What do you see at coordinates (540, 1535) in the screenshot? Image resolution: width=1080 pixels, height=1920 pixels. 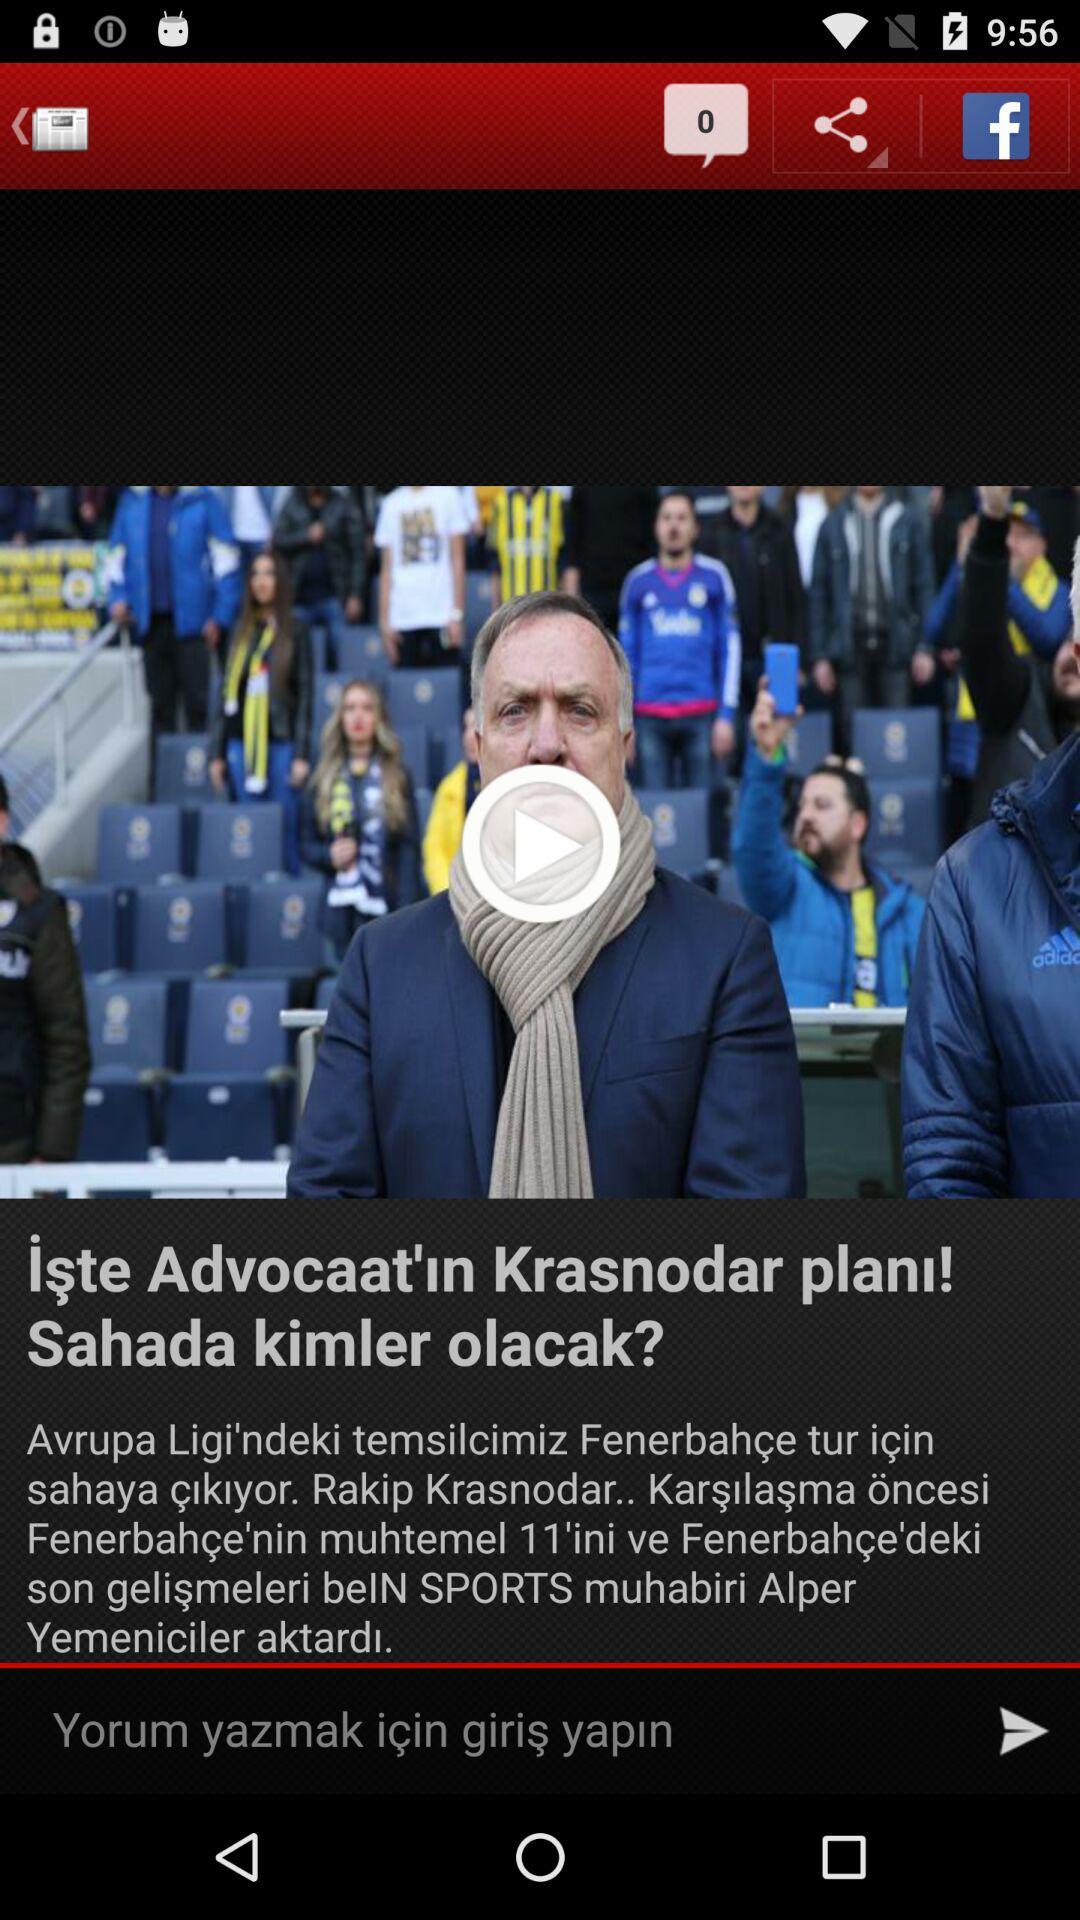 I see `the avrupa ligi ndeki item` at bounding box center [540, 1535].